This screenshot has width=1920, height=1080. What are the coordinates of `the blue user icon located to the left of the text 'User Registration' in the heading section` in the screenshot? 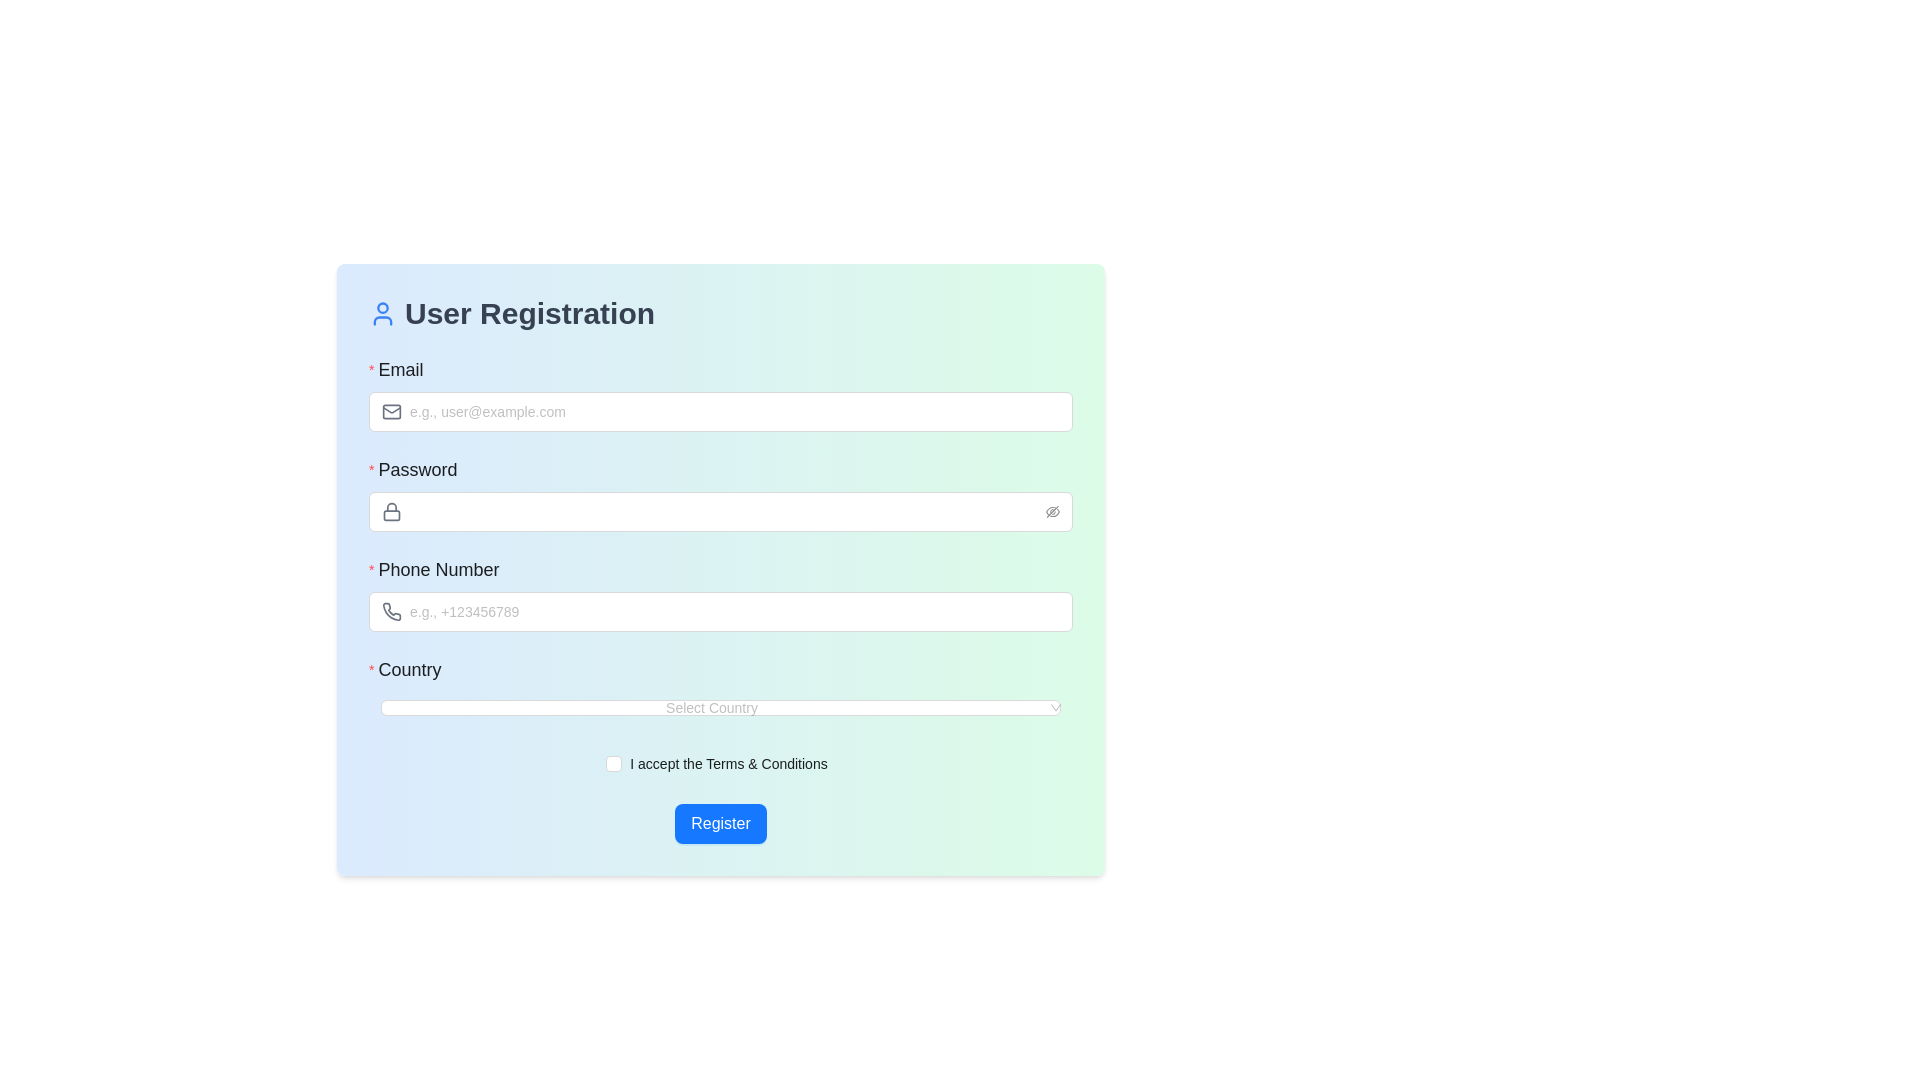 It's located at (383, 313).